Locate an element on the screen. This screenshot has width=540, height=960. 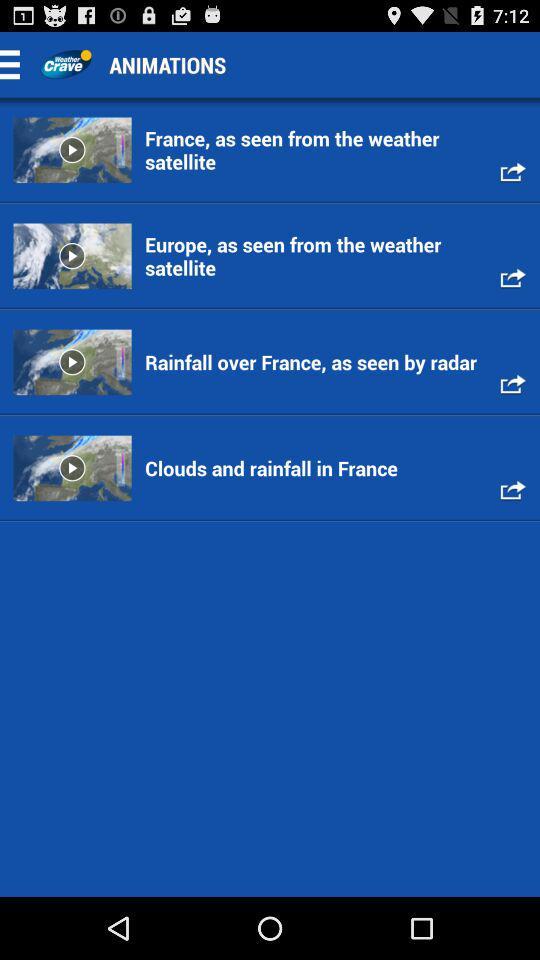
settings is located at coordinates (15, 64).